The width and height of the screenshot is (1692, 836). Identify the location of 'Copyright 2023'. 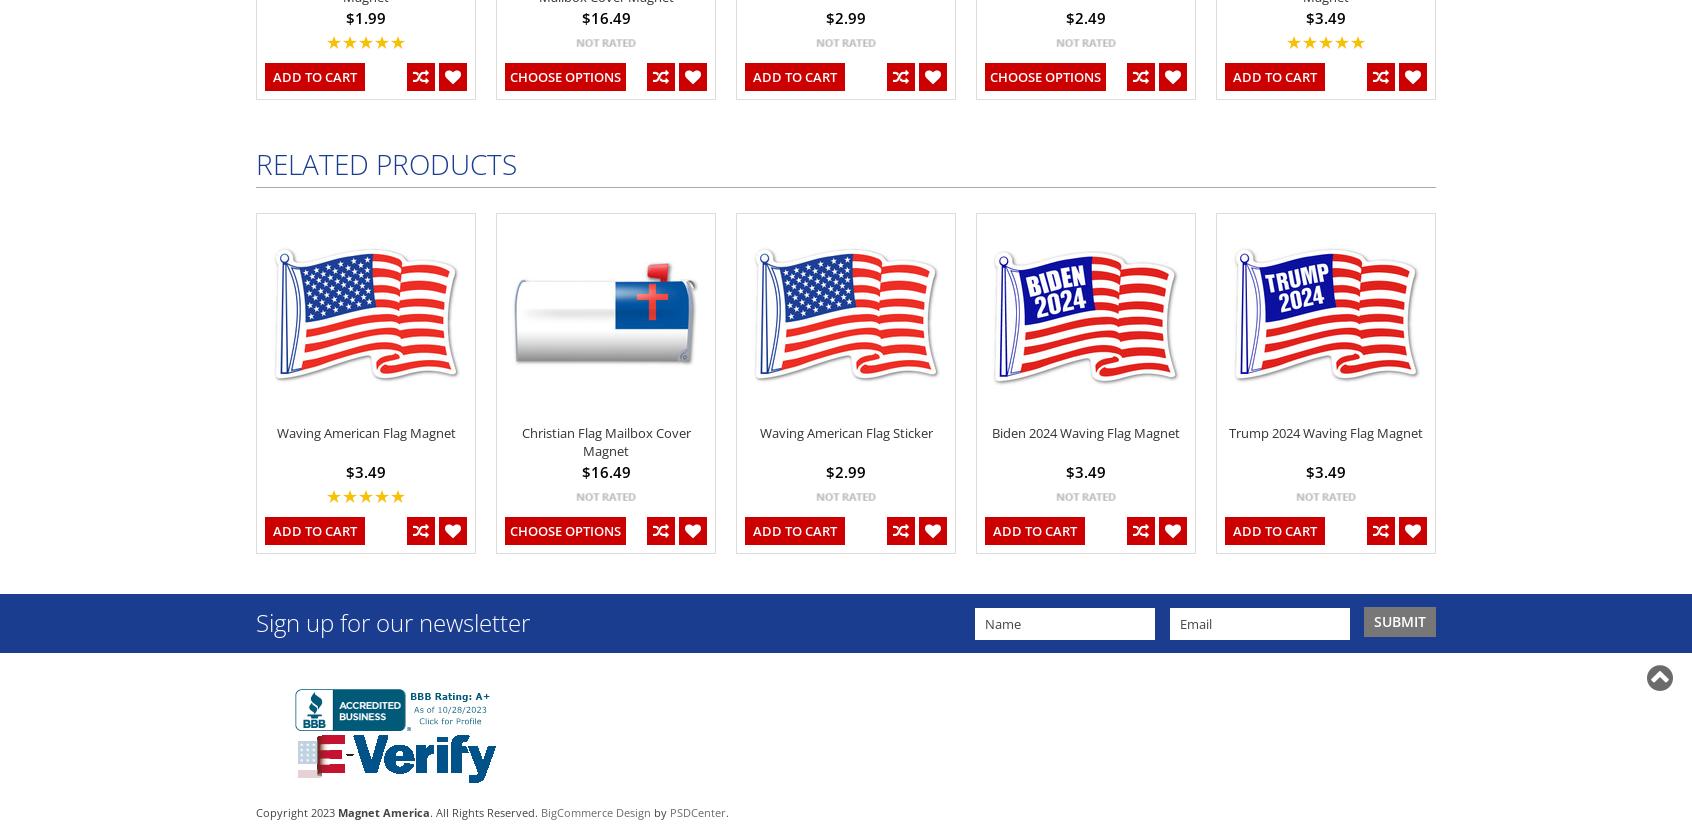
(255, 810).